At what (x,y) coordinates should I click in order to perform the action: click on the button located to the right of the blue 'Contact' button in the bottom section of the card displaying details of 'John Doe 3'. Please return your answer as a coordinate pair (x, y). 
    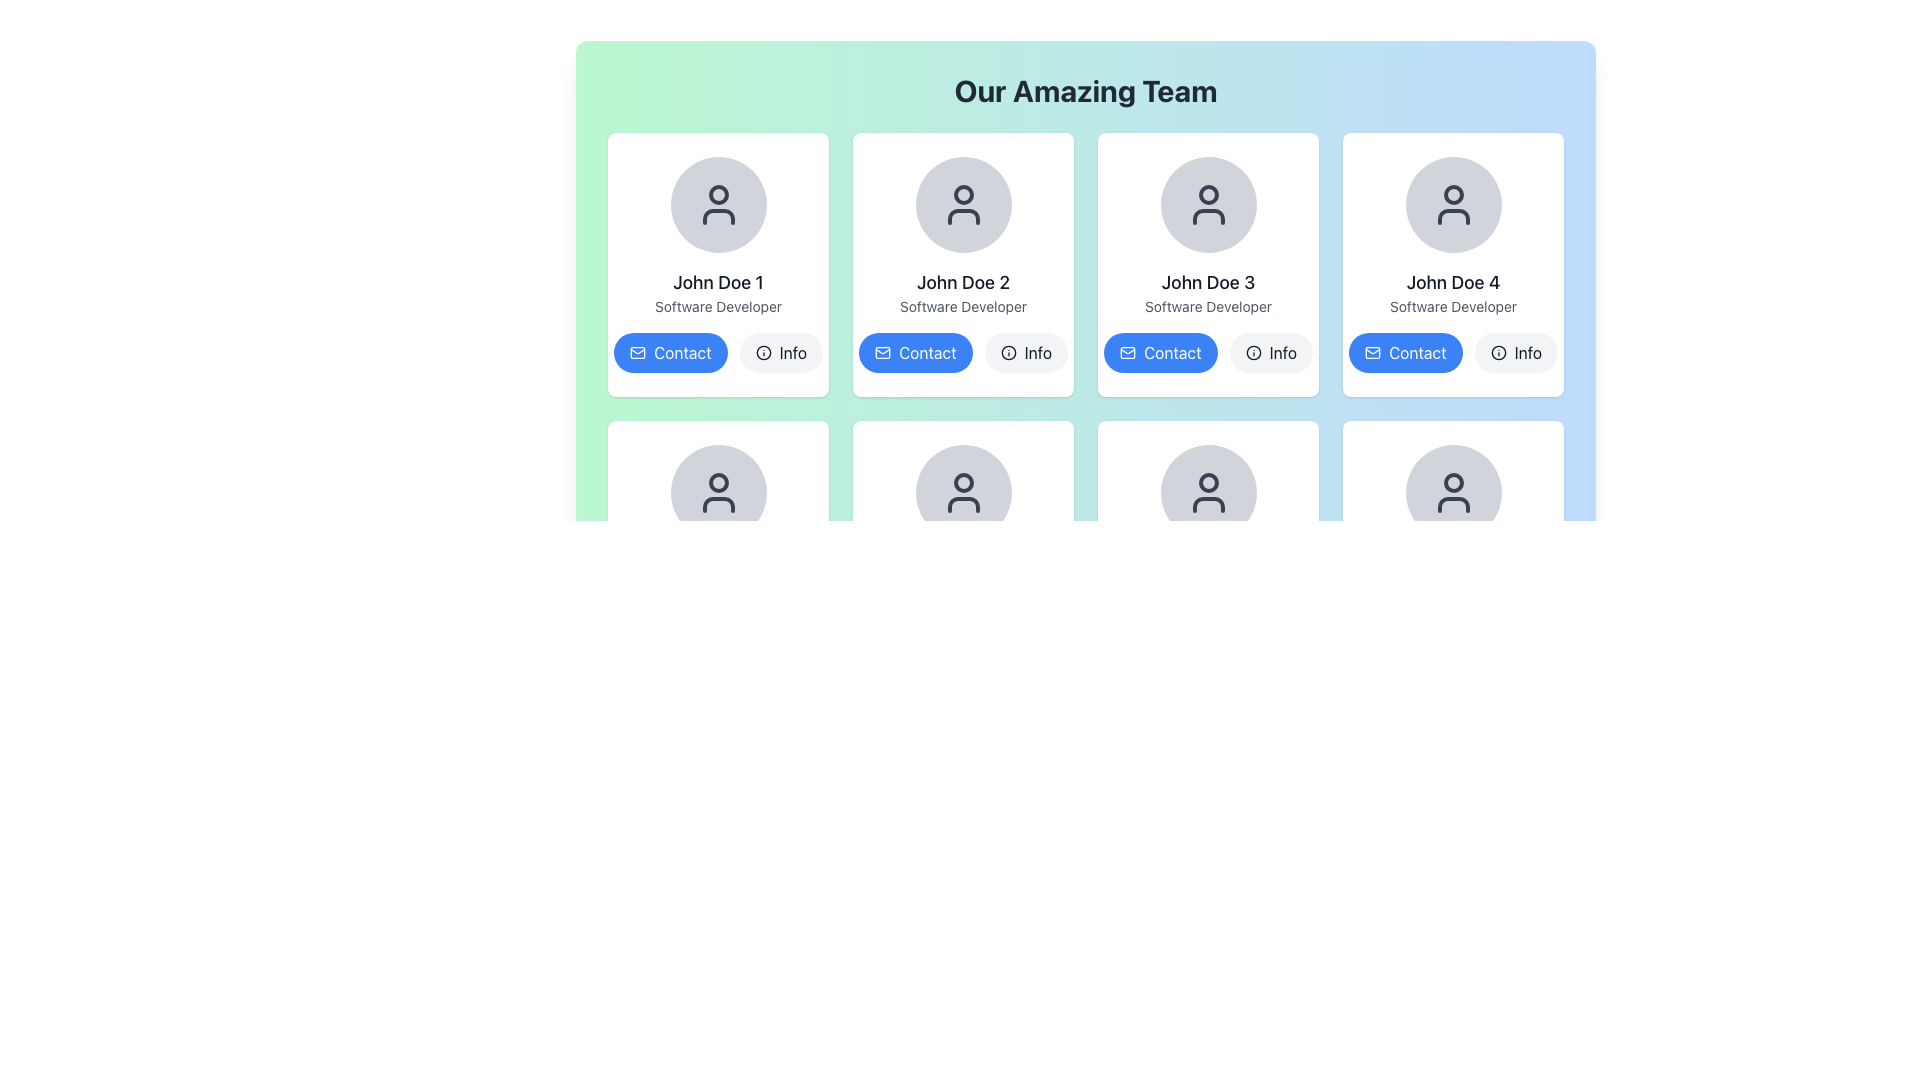
    Looking at the image, I should click on (1270, 352).